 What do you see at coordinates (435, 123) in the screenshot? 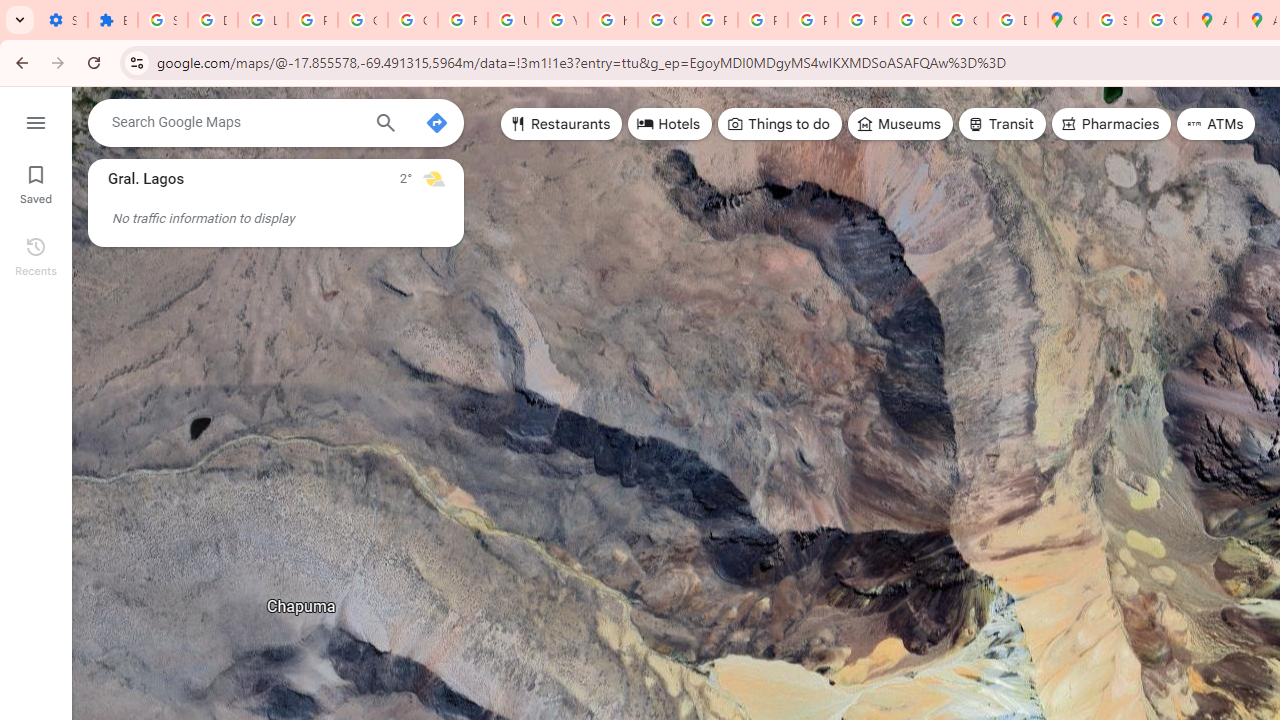
I see `'Directions'` at bounding box center [435, 123].